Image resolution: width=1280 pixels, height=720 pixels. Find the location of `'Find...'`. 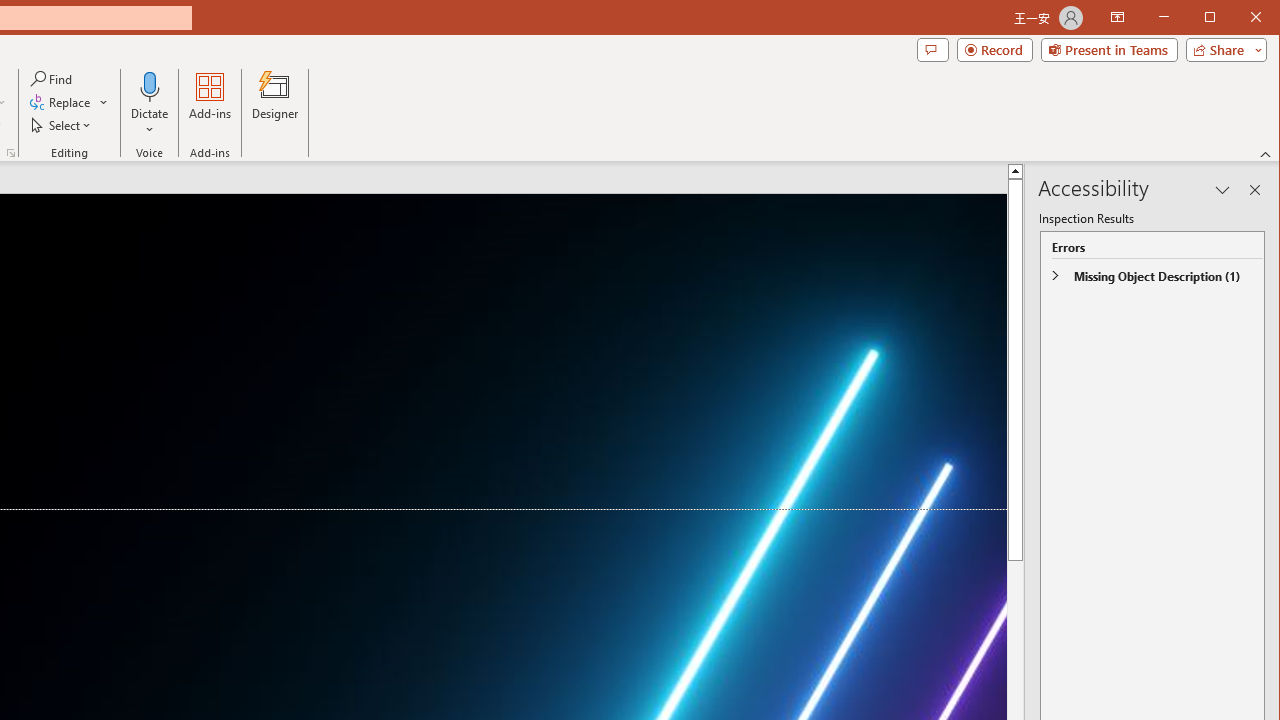

'Find...' is located at coordinates (53, 78).